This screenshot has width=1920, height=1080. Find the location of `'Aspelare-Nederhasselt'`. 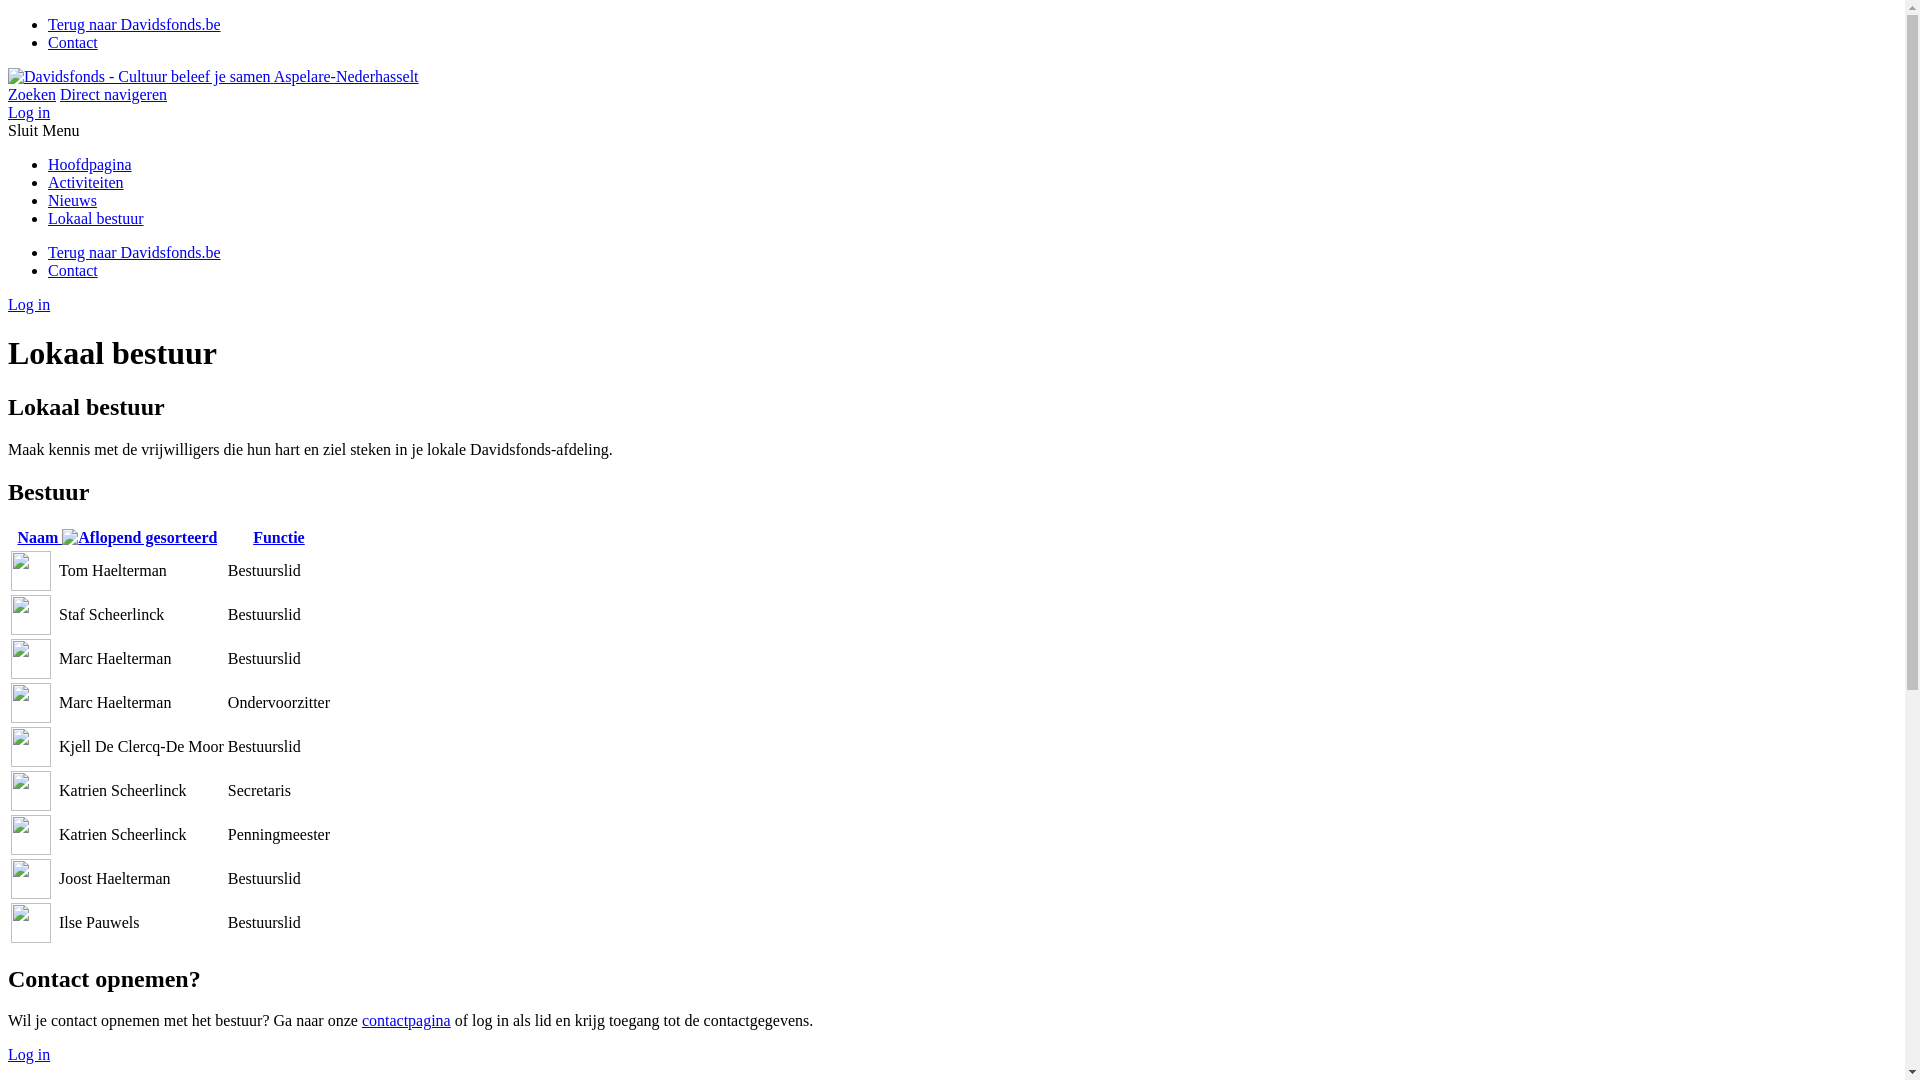

'Aspelare-Nederhasselt' is located at coordinates (213, 75).